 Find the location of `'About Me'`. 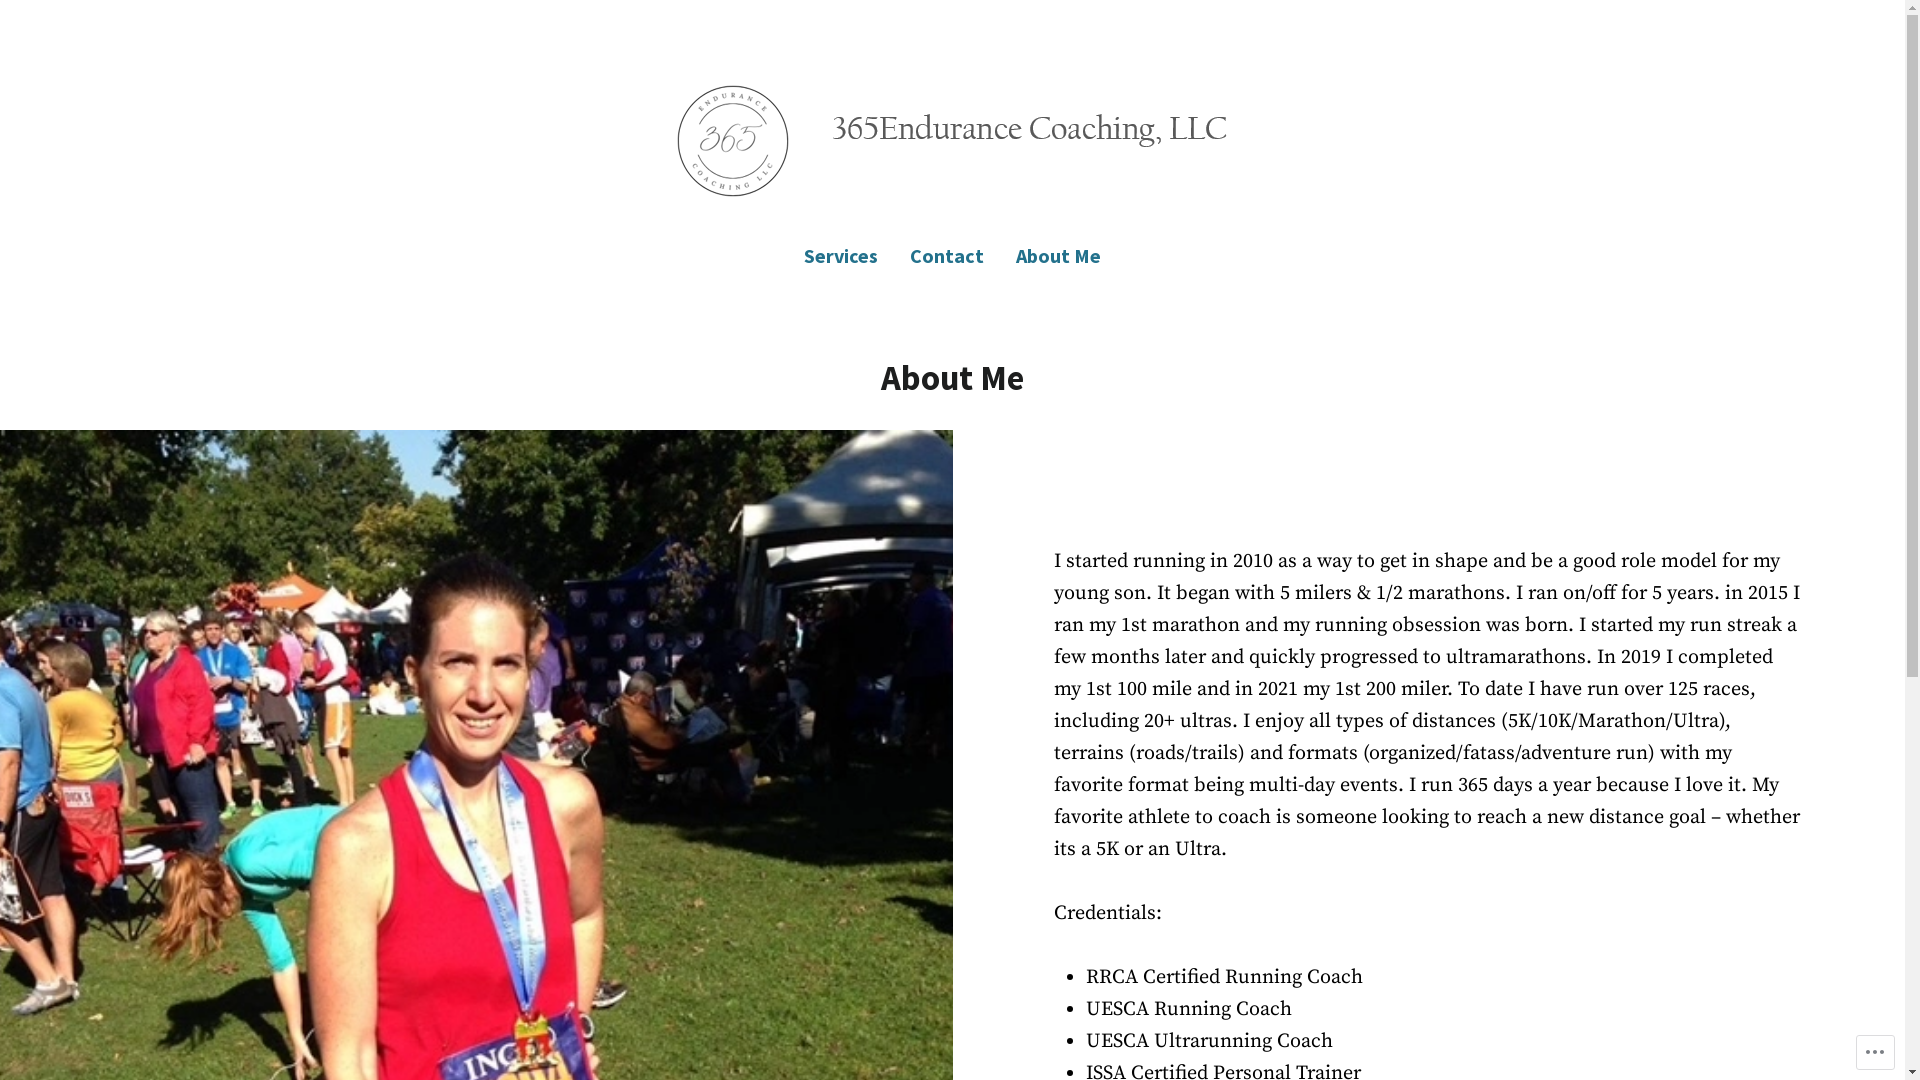

'About Me' is located at coordinates (1049, 254).